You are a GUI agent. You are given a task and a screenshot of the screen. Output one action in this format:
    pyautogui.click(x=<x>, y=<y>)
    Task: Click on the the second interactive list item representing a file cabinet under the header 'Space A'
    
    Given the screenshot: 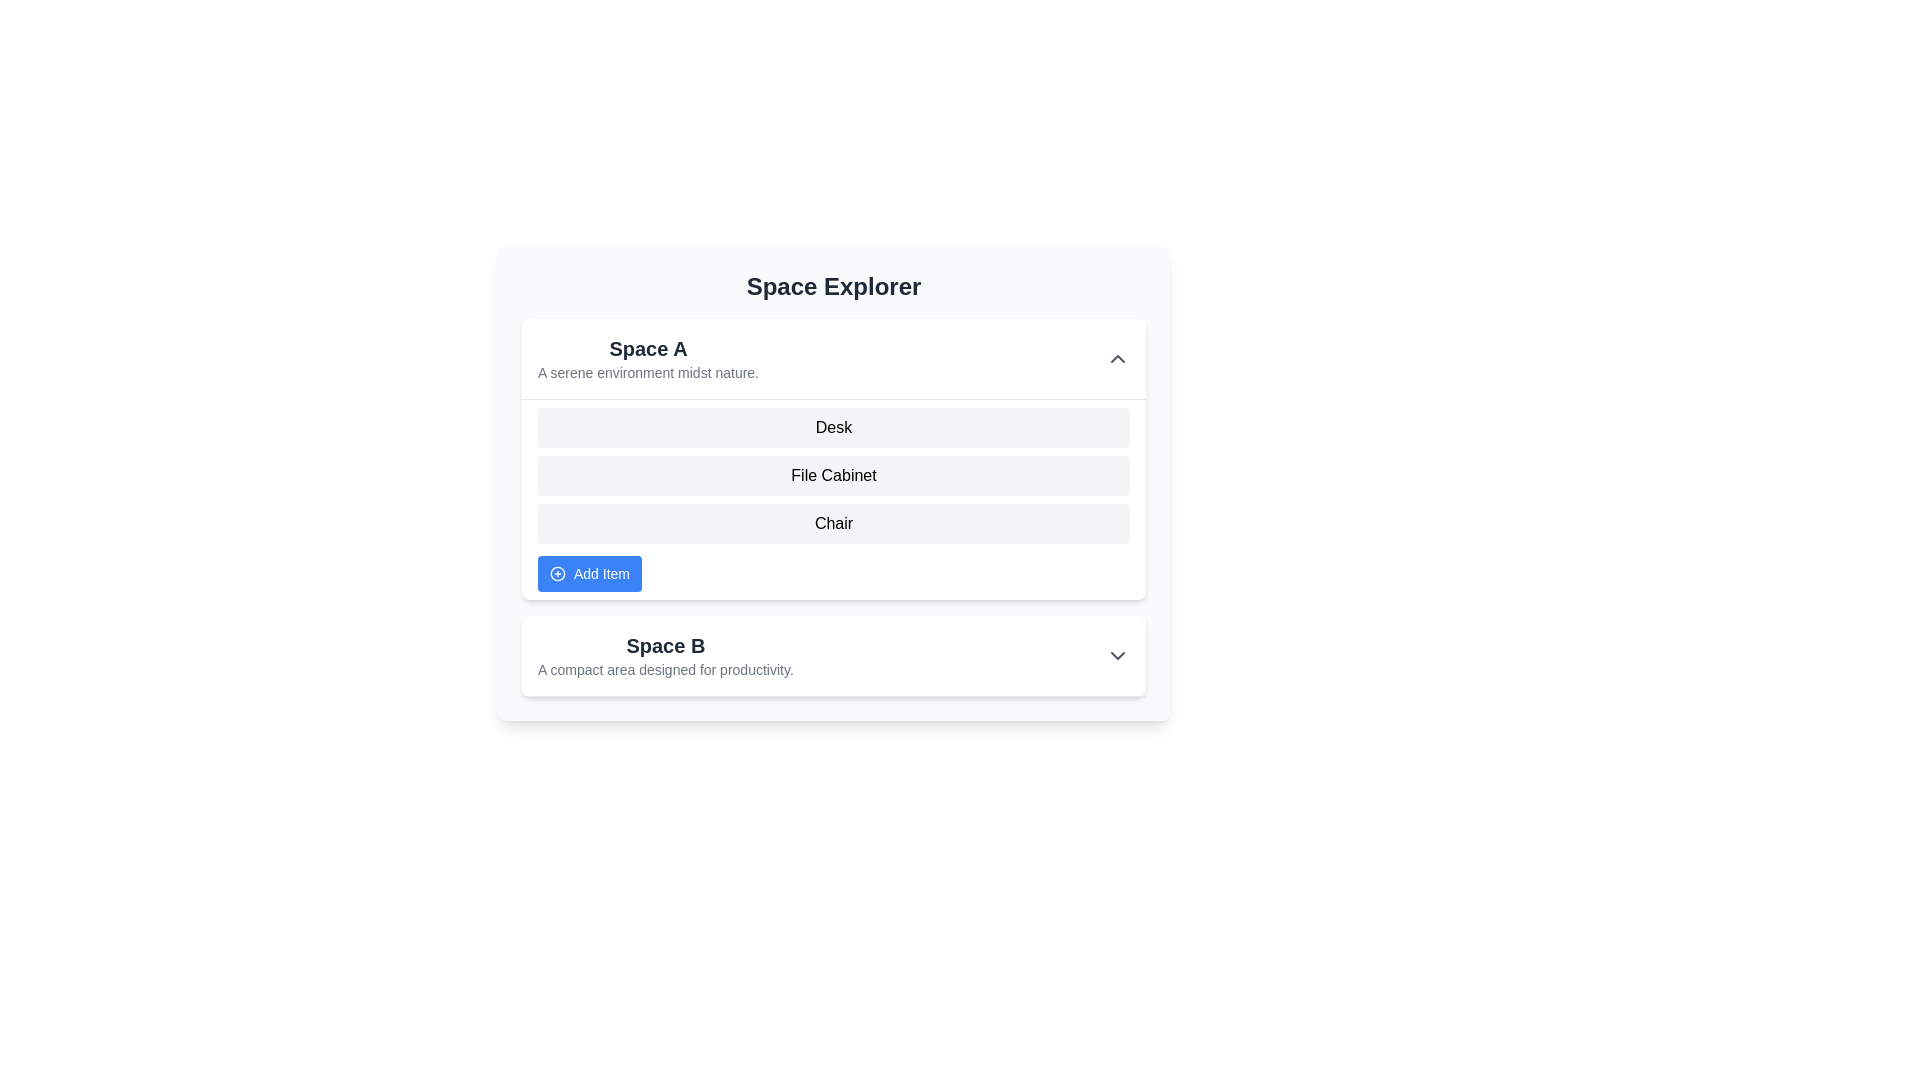 What is the action you would take?
    pyautogui.click(x=834, y=483)
    